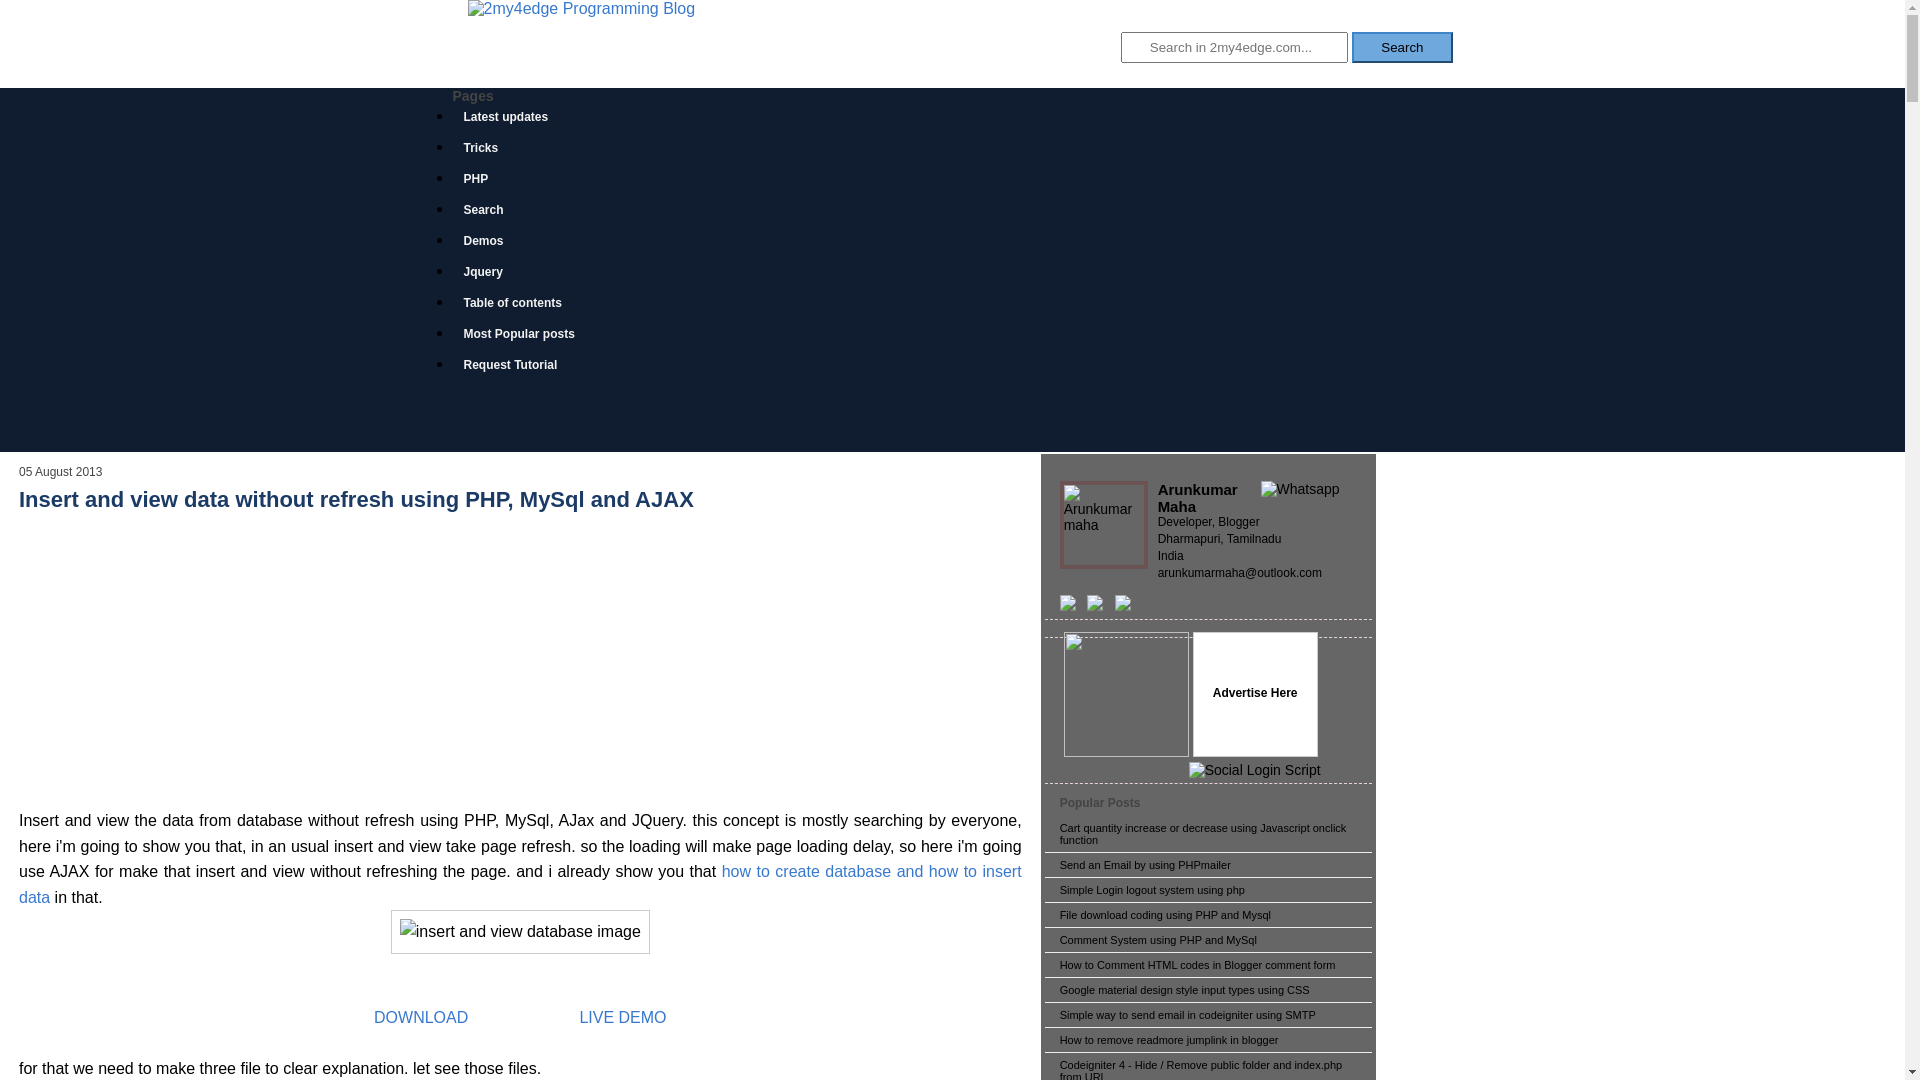  What do you see at coordinates (1103, 523) in the screenshot?
I see `'Arunkumar Maha'` at bounding box center [1103, 523].